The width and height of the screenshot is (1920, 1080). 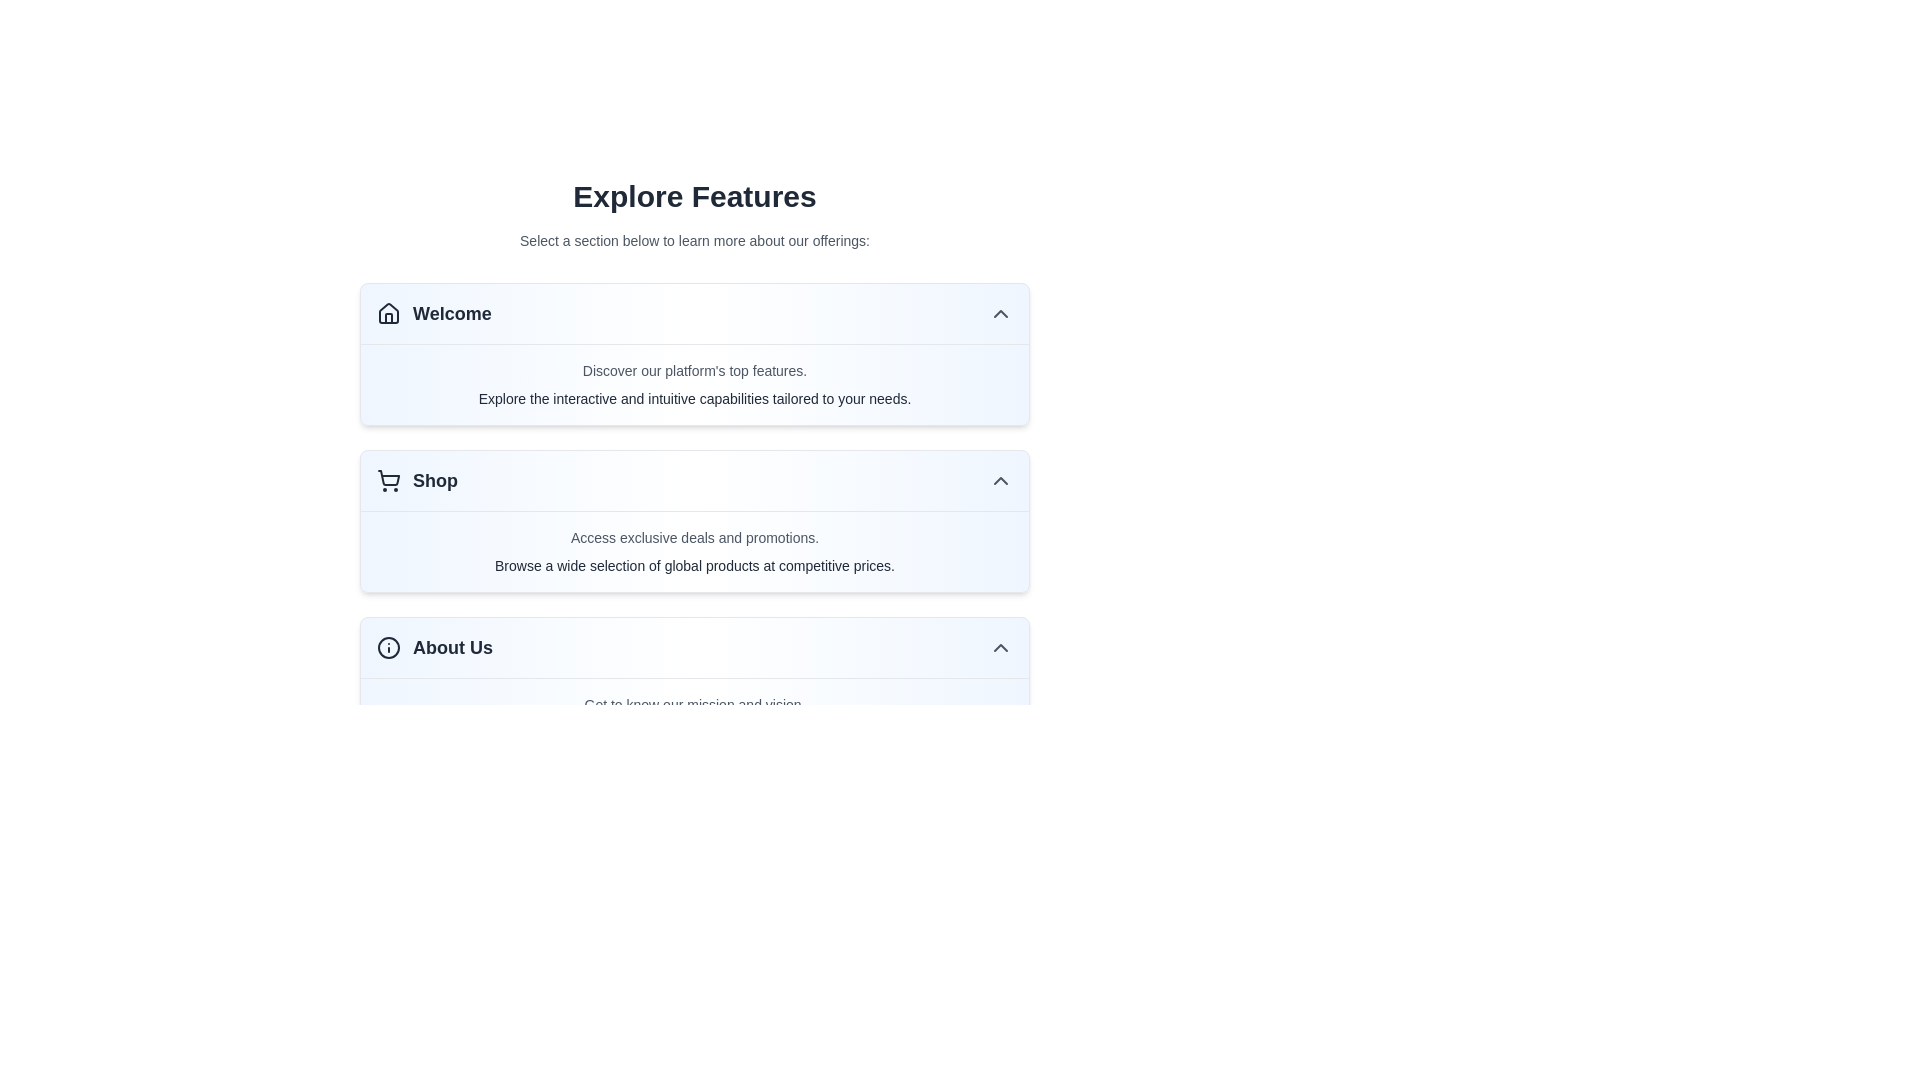 I want to click on the introductory static text located in the 'Welcome' section, which is centered horizontally and positioned above another descriptive text, so click(x=695, y=370).